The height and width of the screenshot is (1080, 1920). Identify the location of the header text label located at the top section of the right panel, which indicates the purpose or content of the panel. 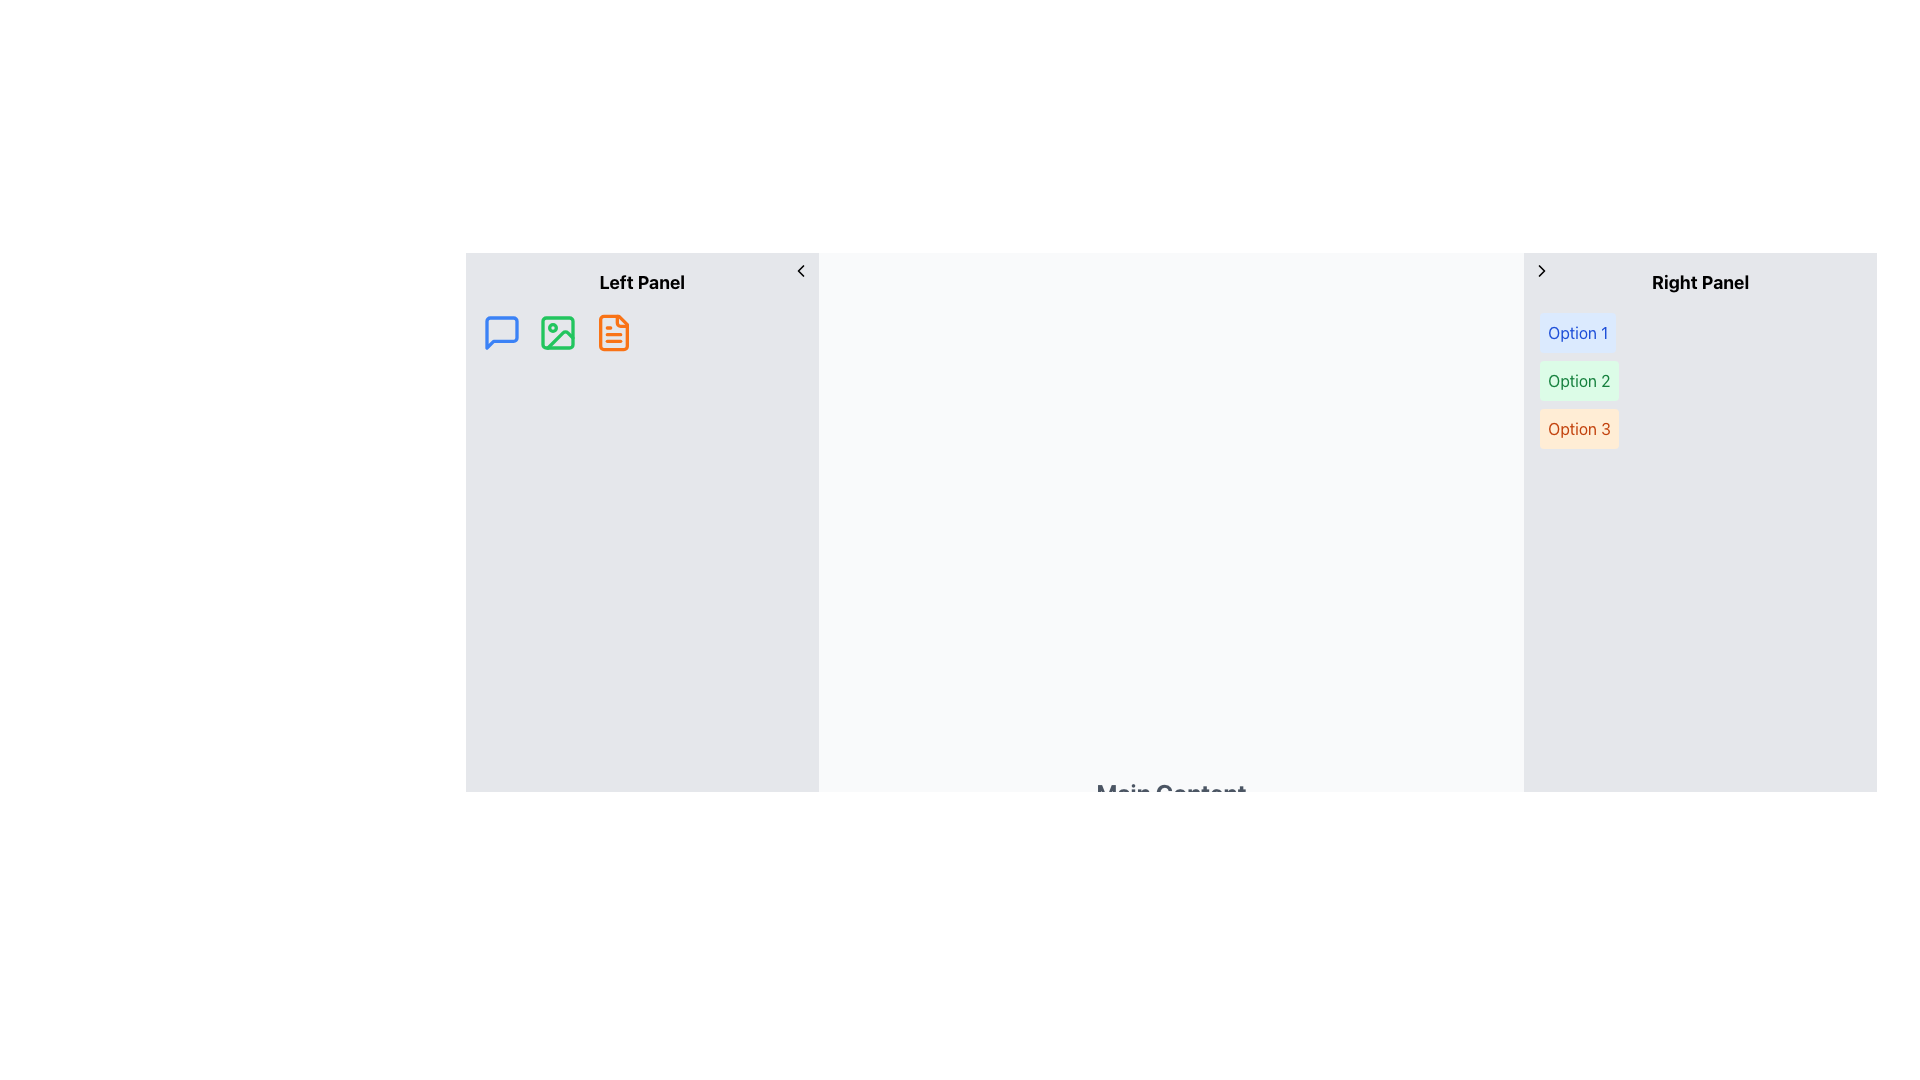
(1699, 282).